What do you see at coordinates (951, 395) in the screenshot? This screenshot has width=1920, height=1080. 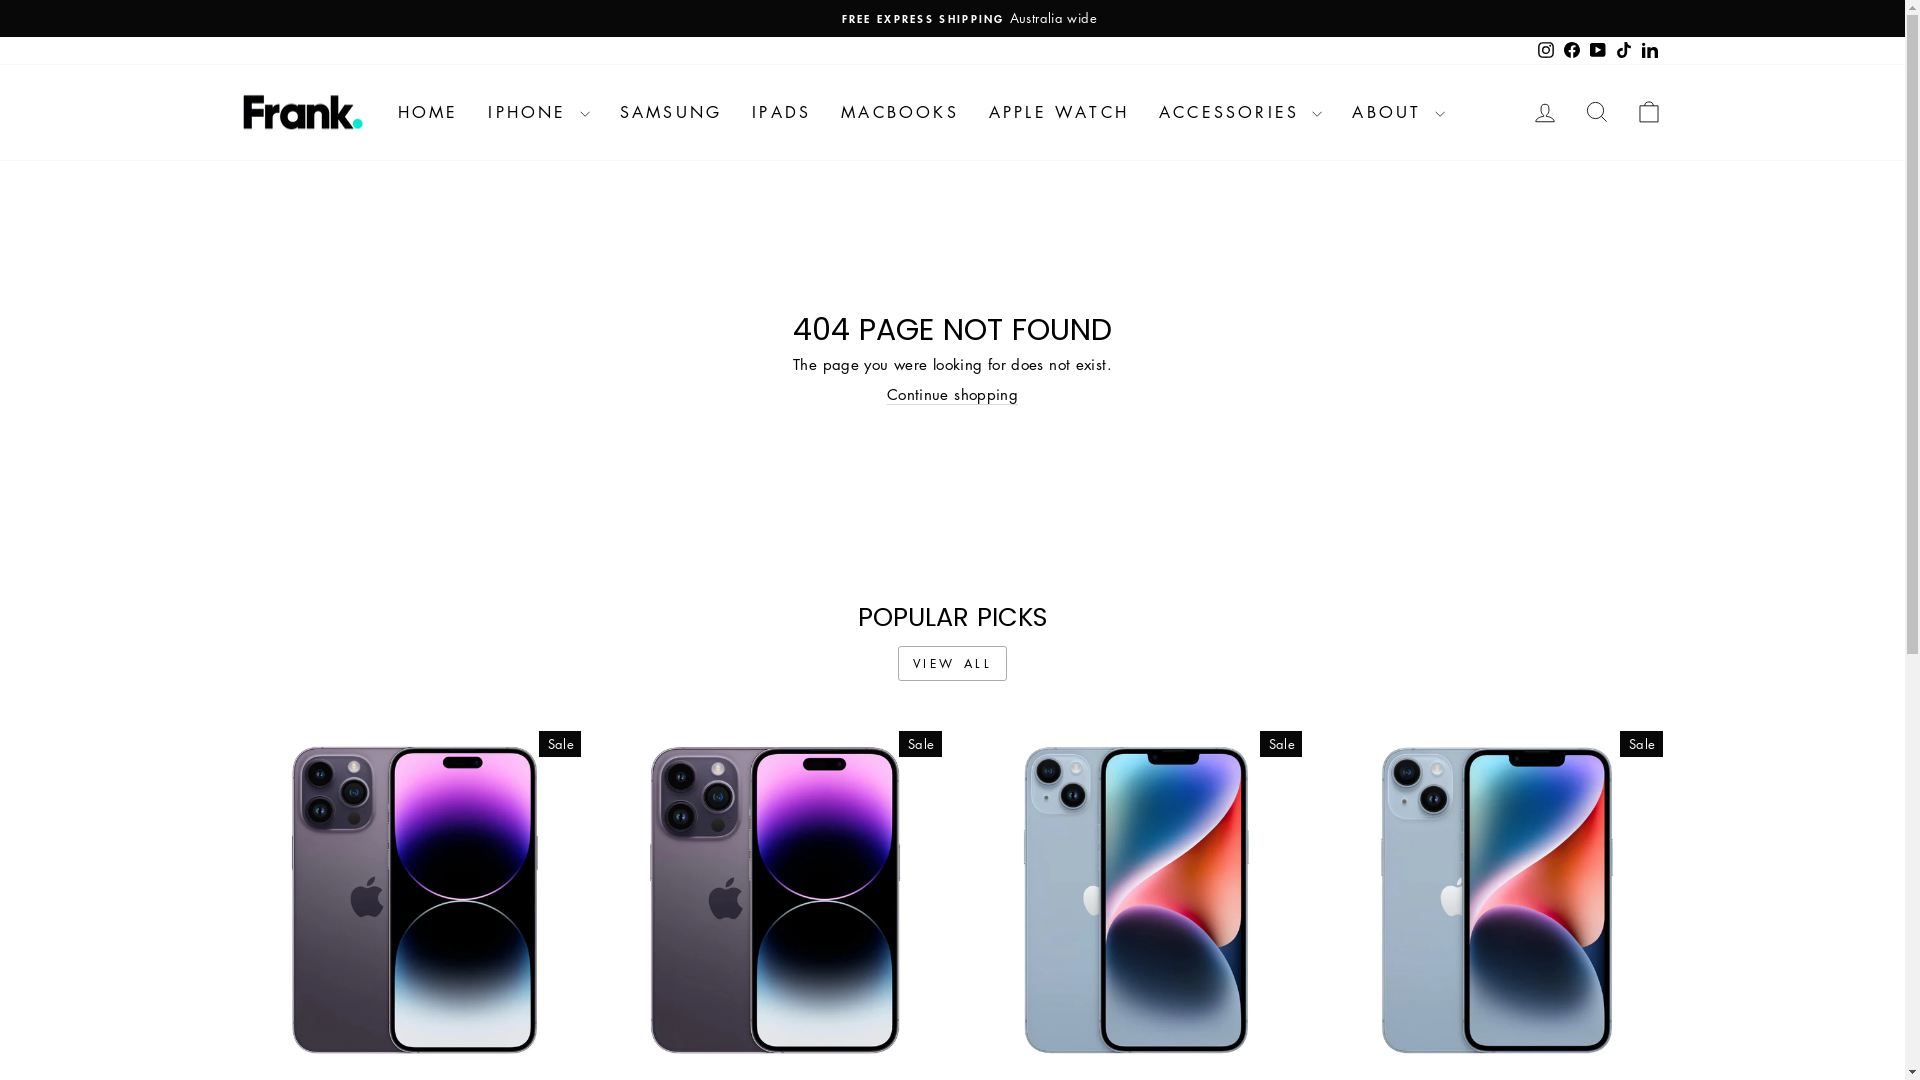 I see `'Continue shopping'` at bounding box center [951, 395].